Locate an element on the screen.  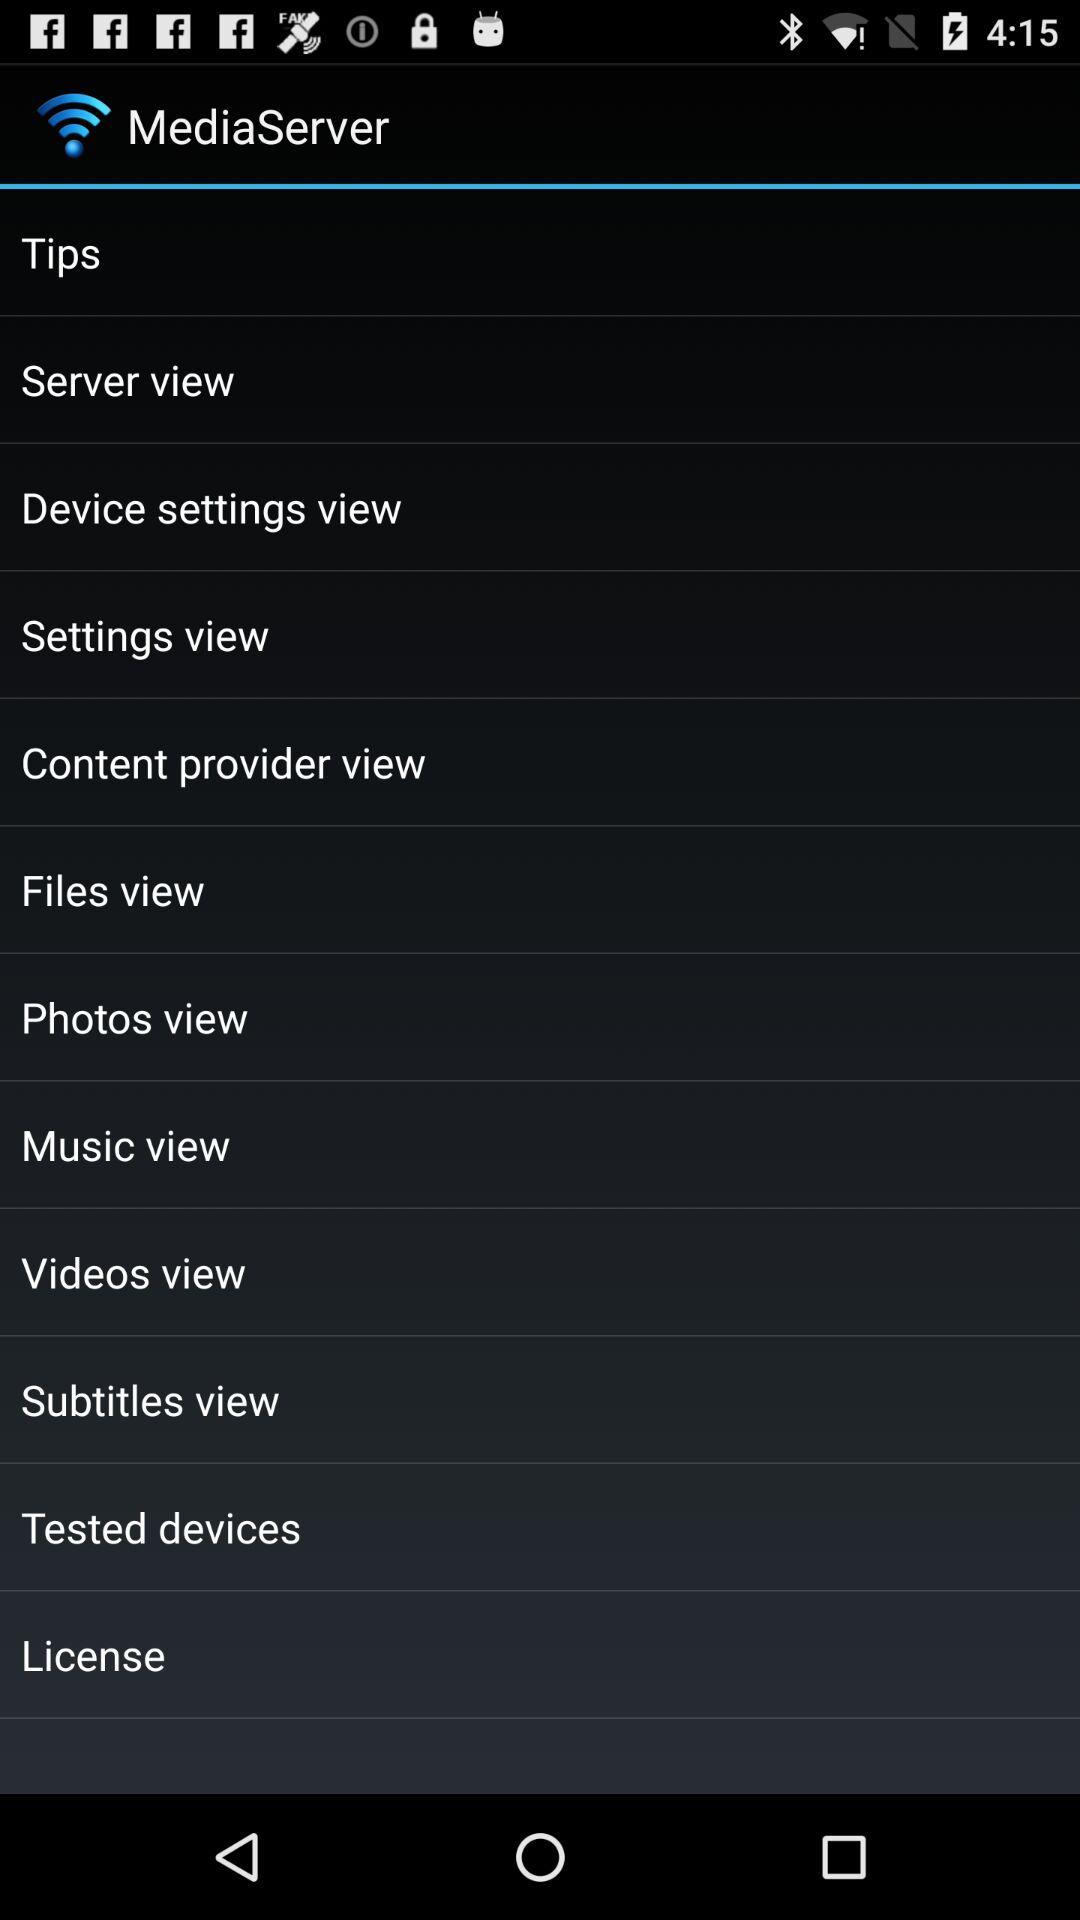
the checkbox above the subtitles view checkbox is located at coordinates (540, 1271).